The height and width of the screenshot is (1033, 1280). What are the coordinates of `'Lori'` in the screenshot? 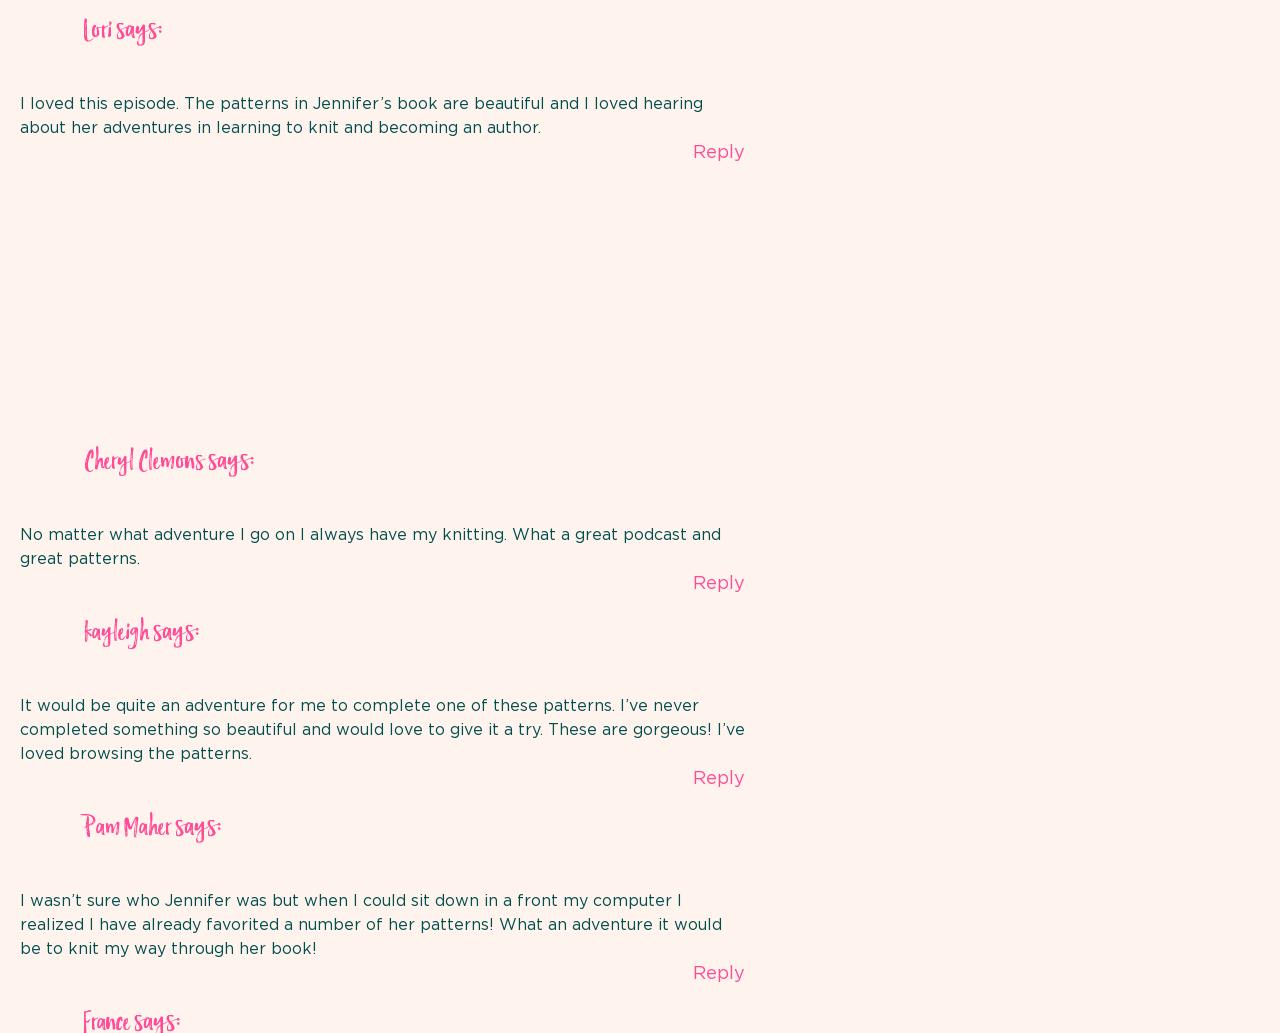 It's located at (97, 31).